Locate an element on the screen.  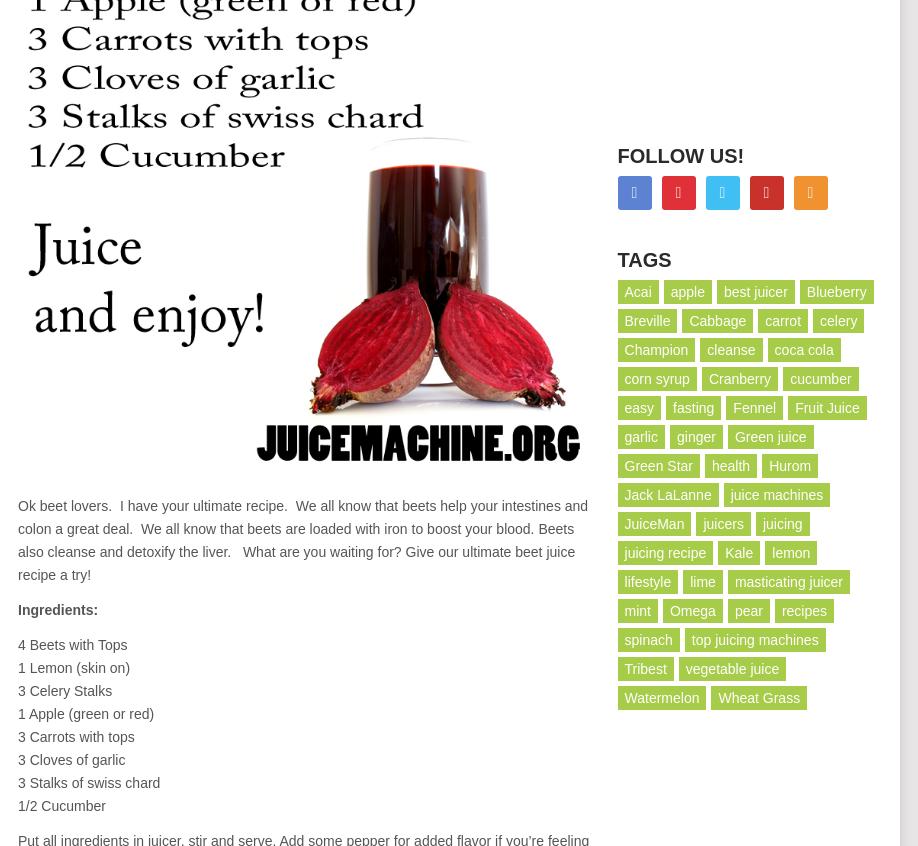
'3 Carrots with tops' is located at coordinates (76, 735).